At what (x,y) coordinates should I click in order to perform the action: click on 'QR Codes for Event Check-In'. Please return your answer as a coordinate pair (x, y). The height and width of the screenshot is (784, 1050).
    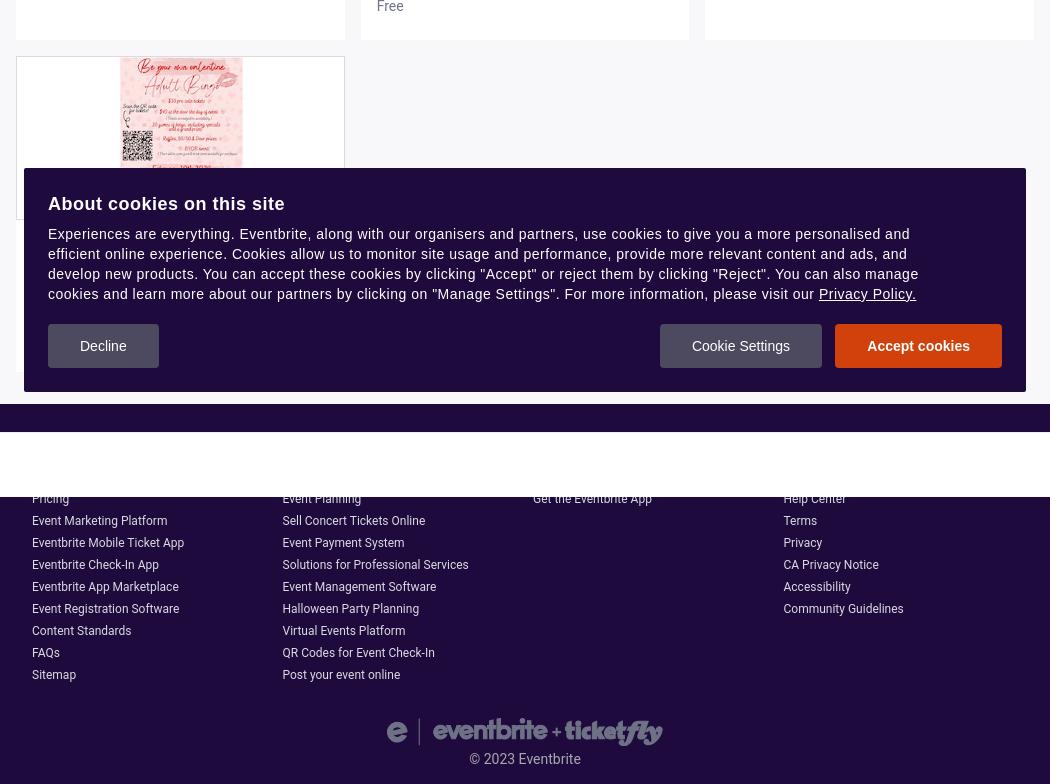
    Looking at the image, I should click on (357, 652).